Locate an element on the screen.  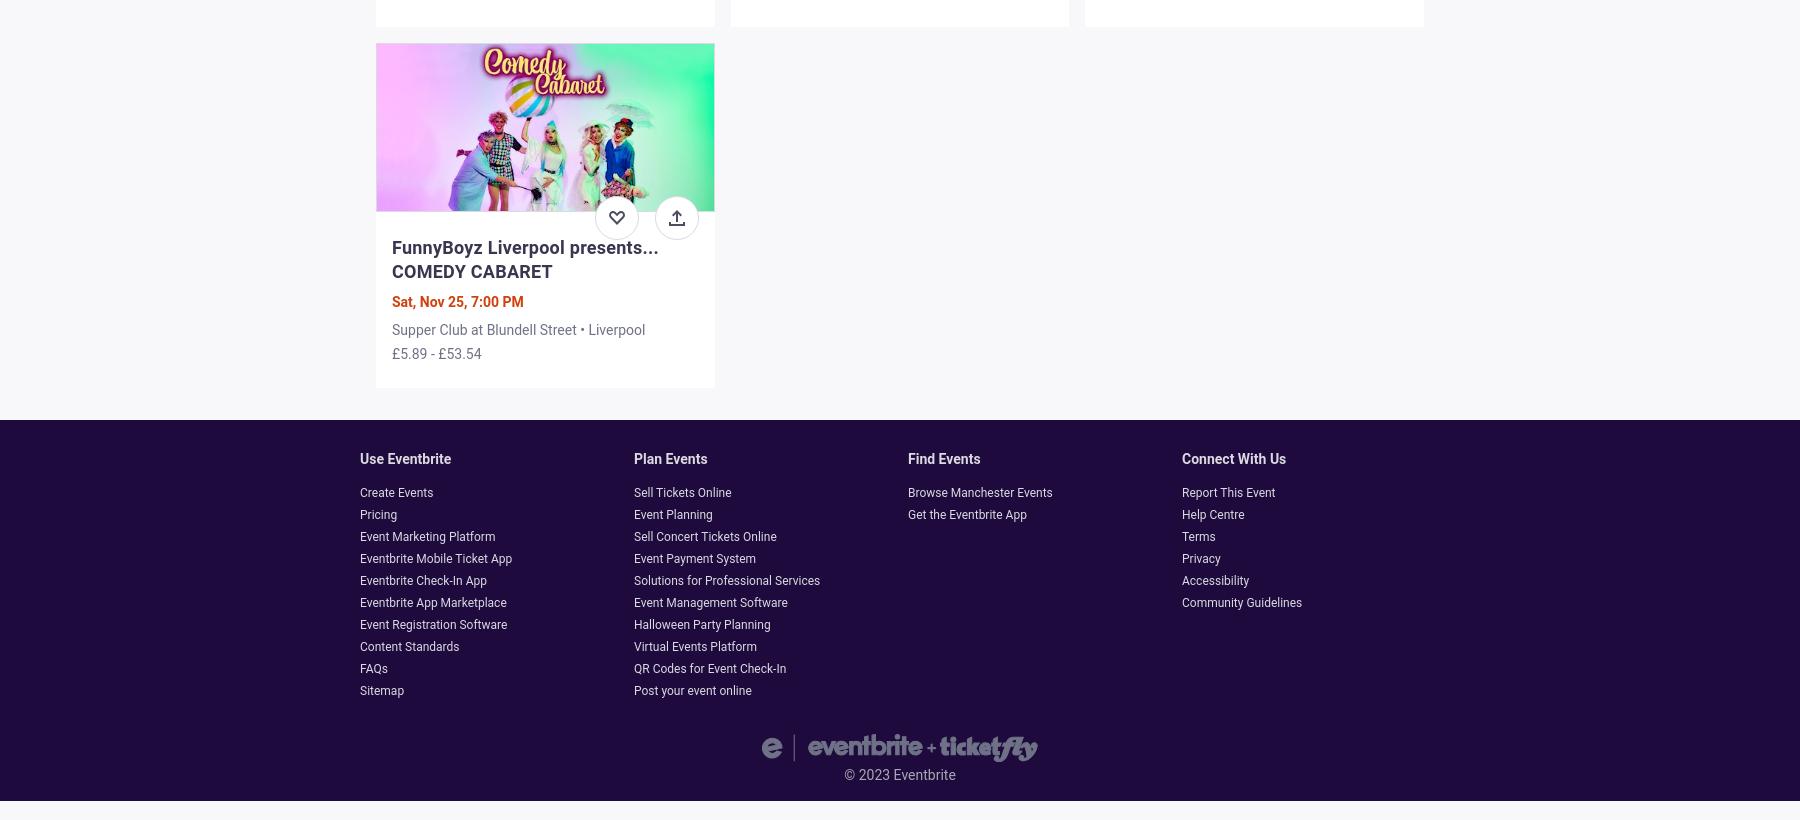
'Eventbrite Check-In App' is located at coordinates (423, 580).